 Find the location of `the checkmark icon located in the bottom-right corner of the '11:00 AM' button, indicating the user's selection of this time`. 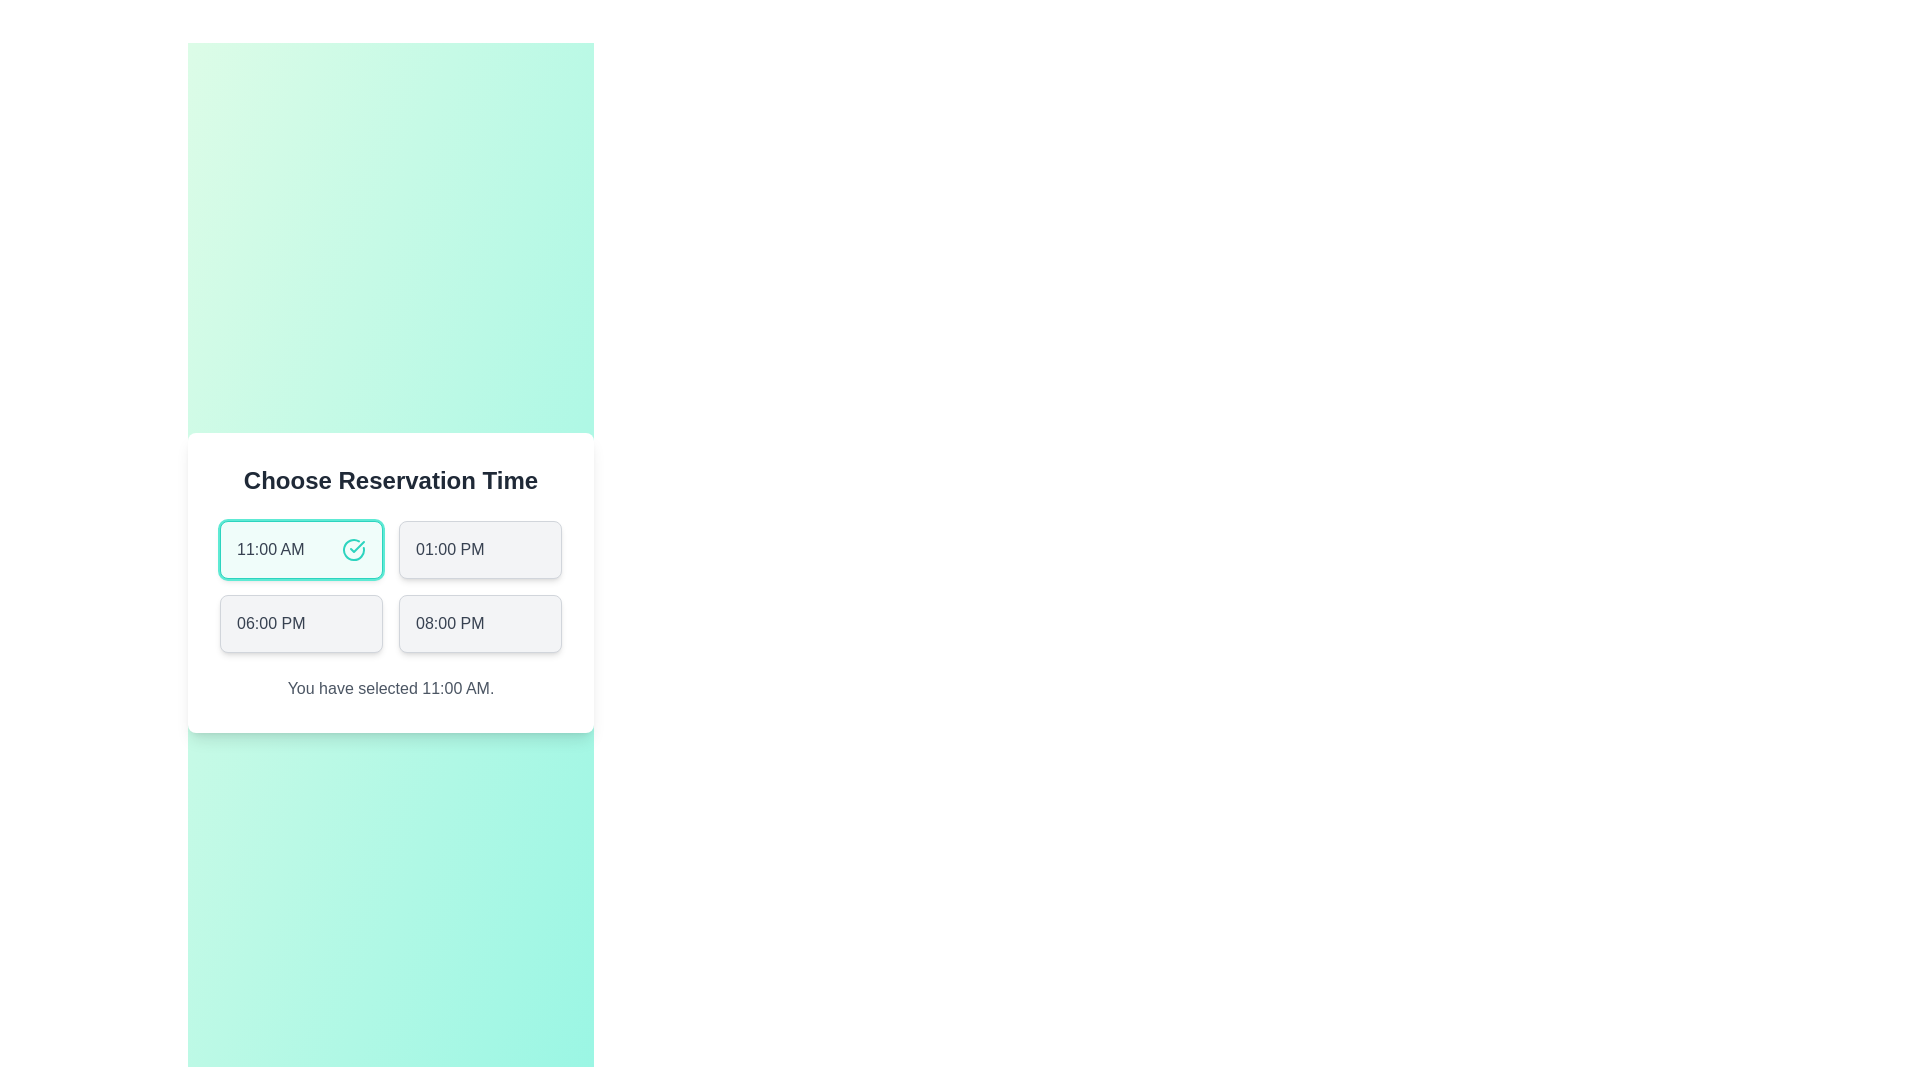

the checkmark icon located in the bottom-right corner of the '11:00 AM' button, indicating the user's selection of this time is located at coordinates (354, 550).